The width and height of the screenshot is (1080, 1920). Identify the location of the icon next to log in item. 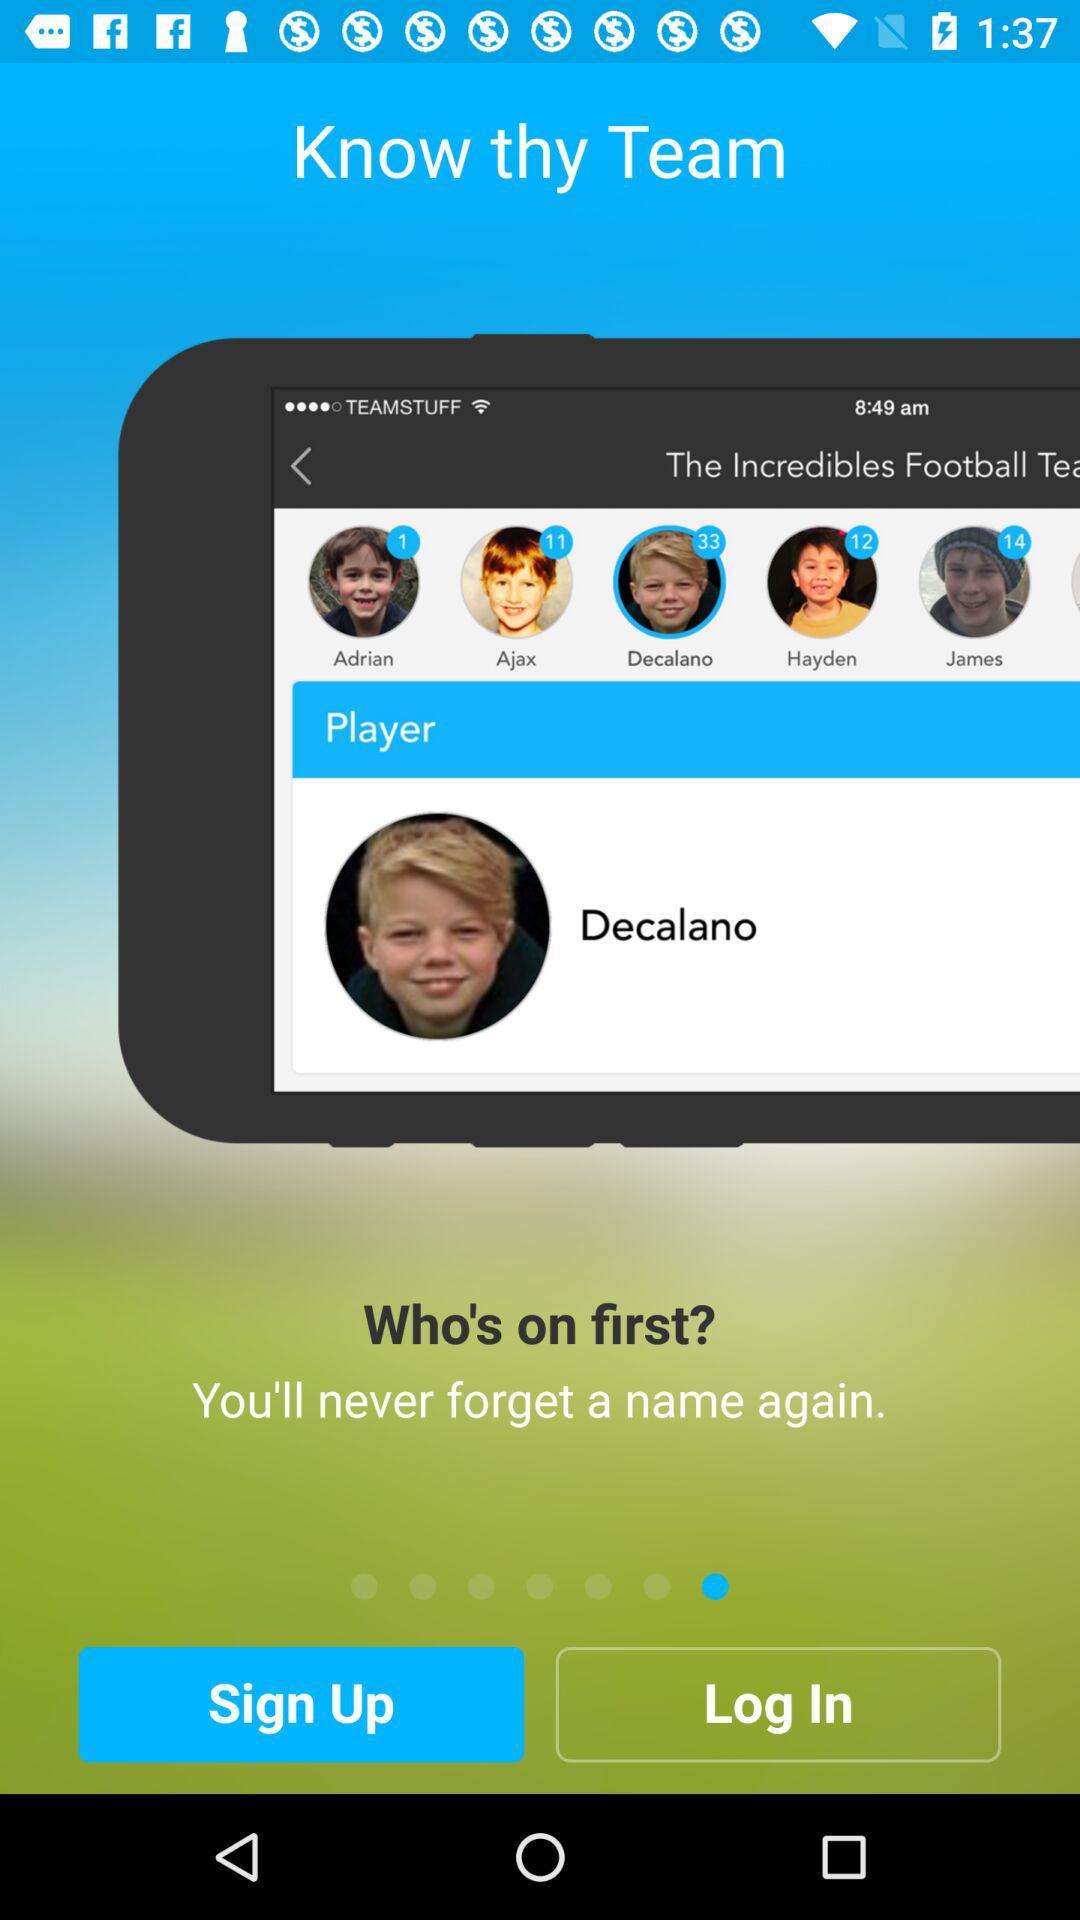
(301, 1703).